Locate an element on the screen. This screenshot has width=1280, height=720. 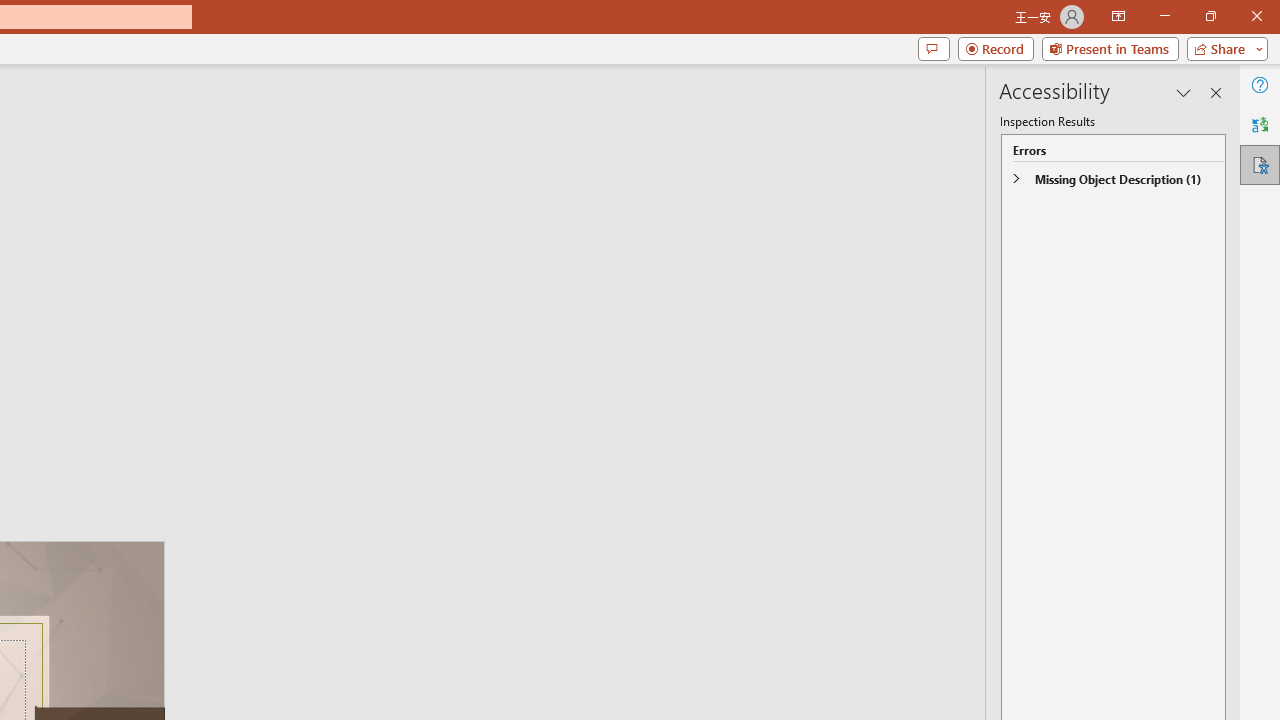
'Close pane' is located at coordinates (1215, 92).